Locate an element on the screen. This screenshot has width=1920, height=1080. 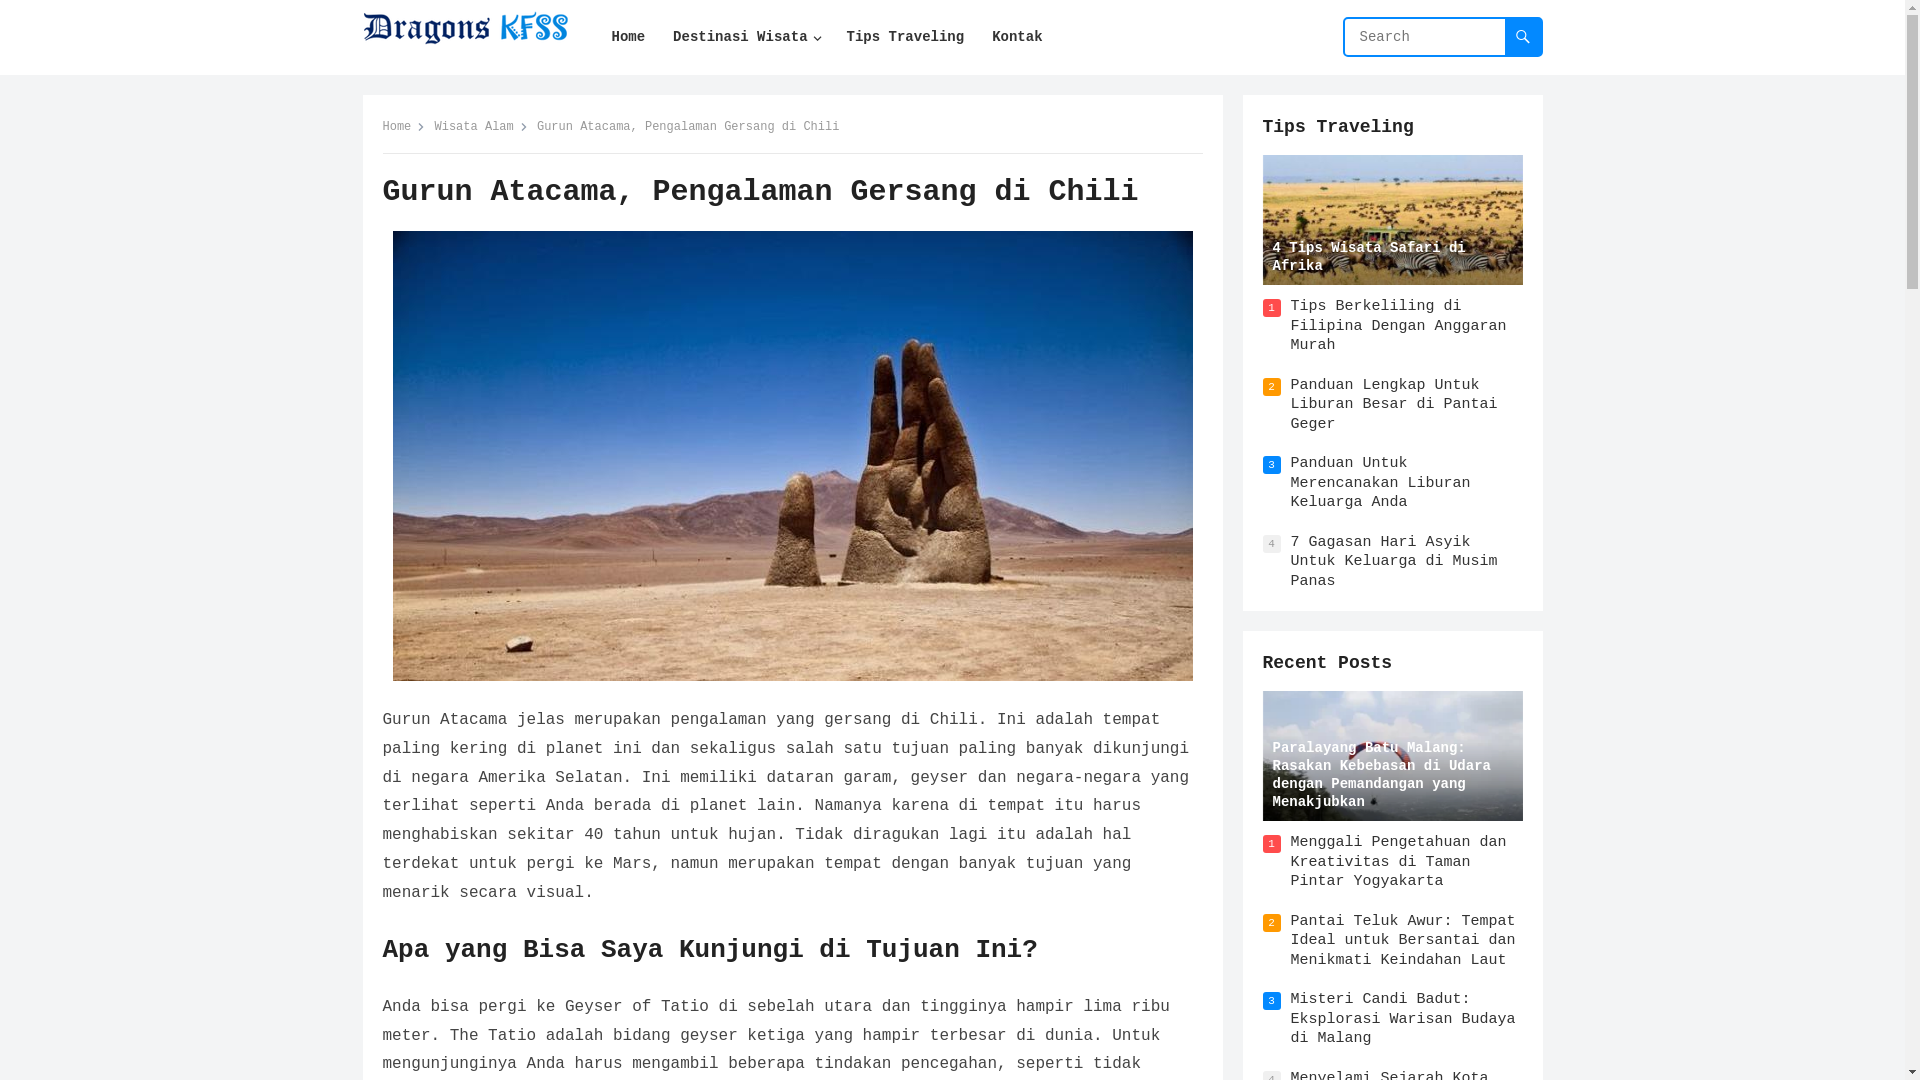
'Home' is located at coordinates (627, 37).